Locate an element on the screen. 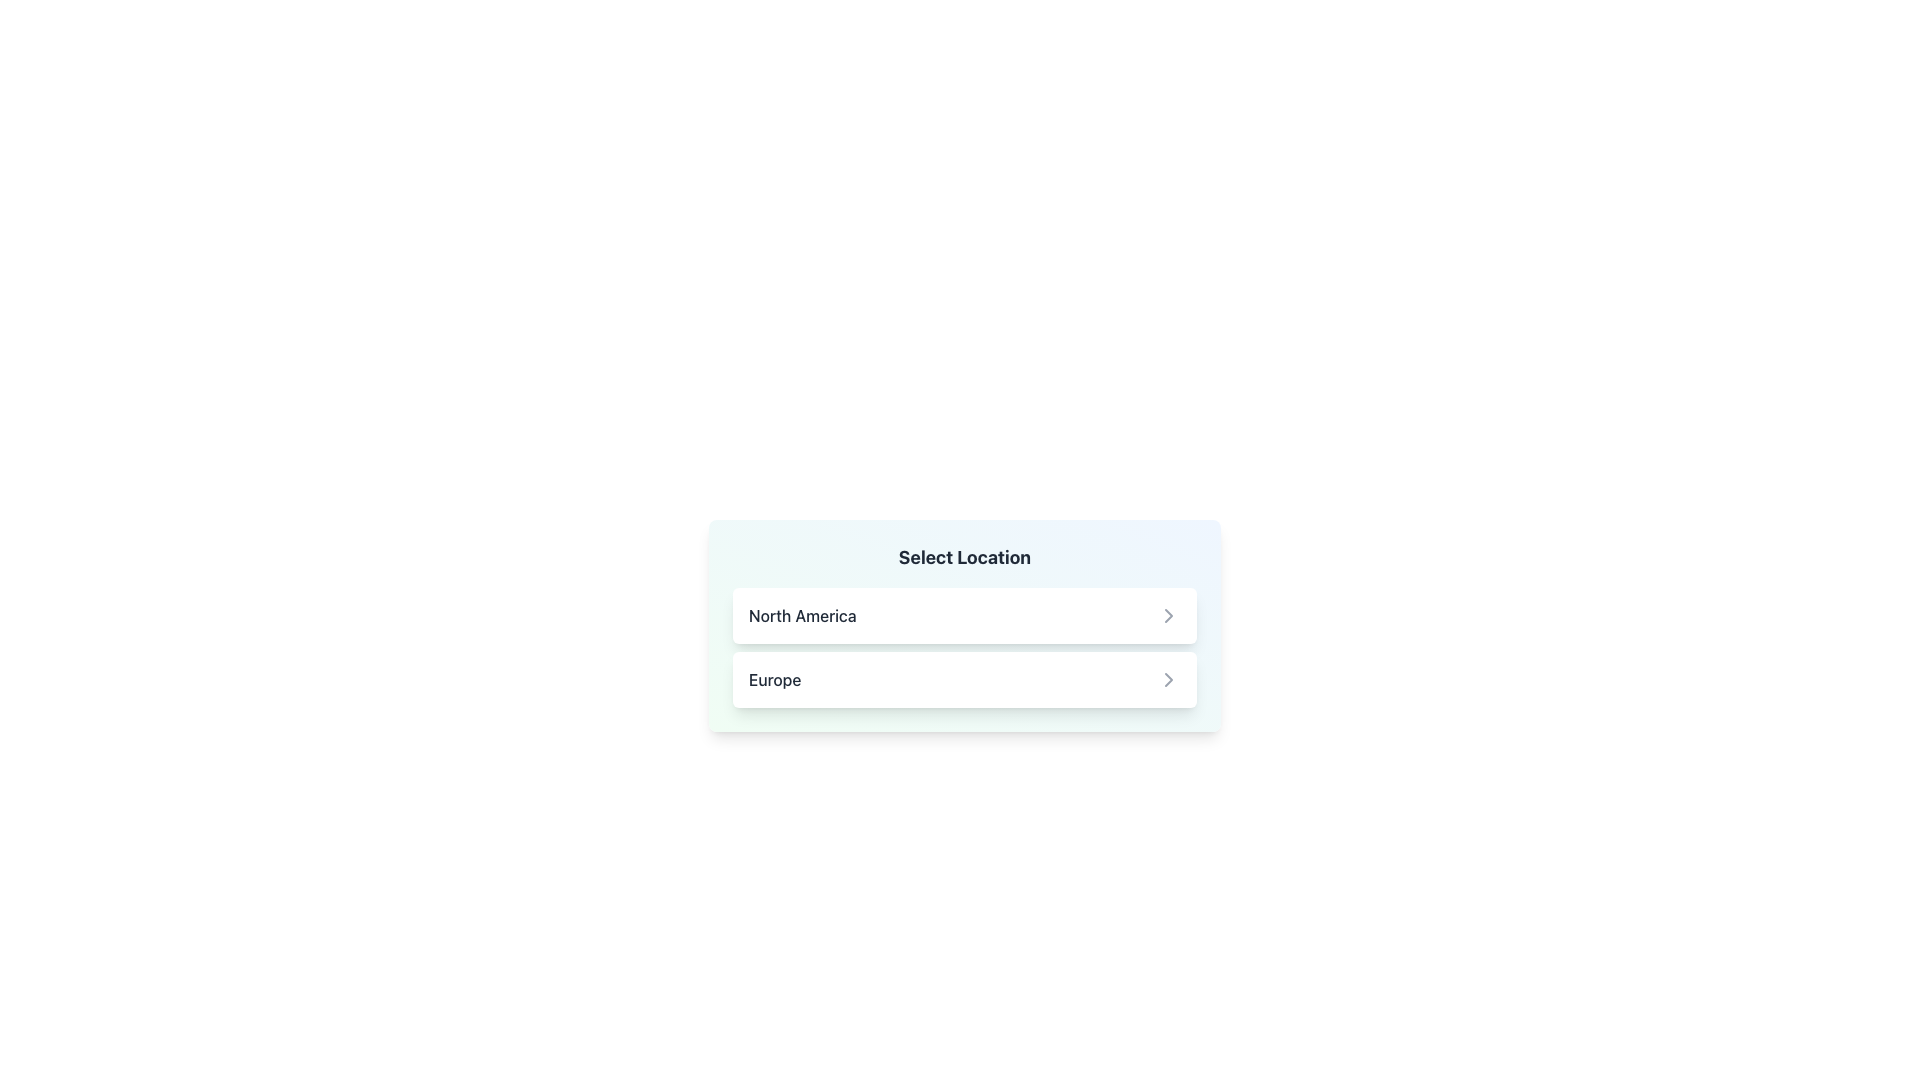 The width and height of the screenshot is (1920, 1080). the first item in the vertically stacked list is located at coordinates (964, 615).